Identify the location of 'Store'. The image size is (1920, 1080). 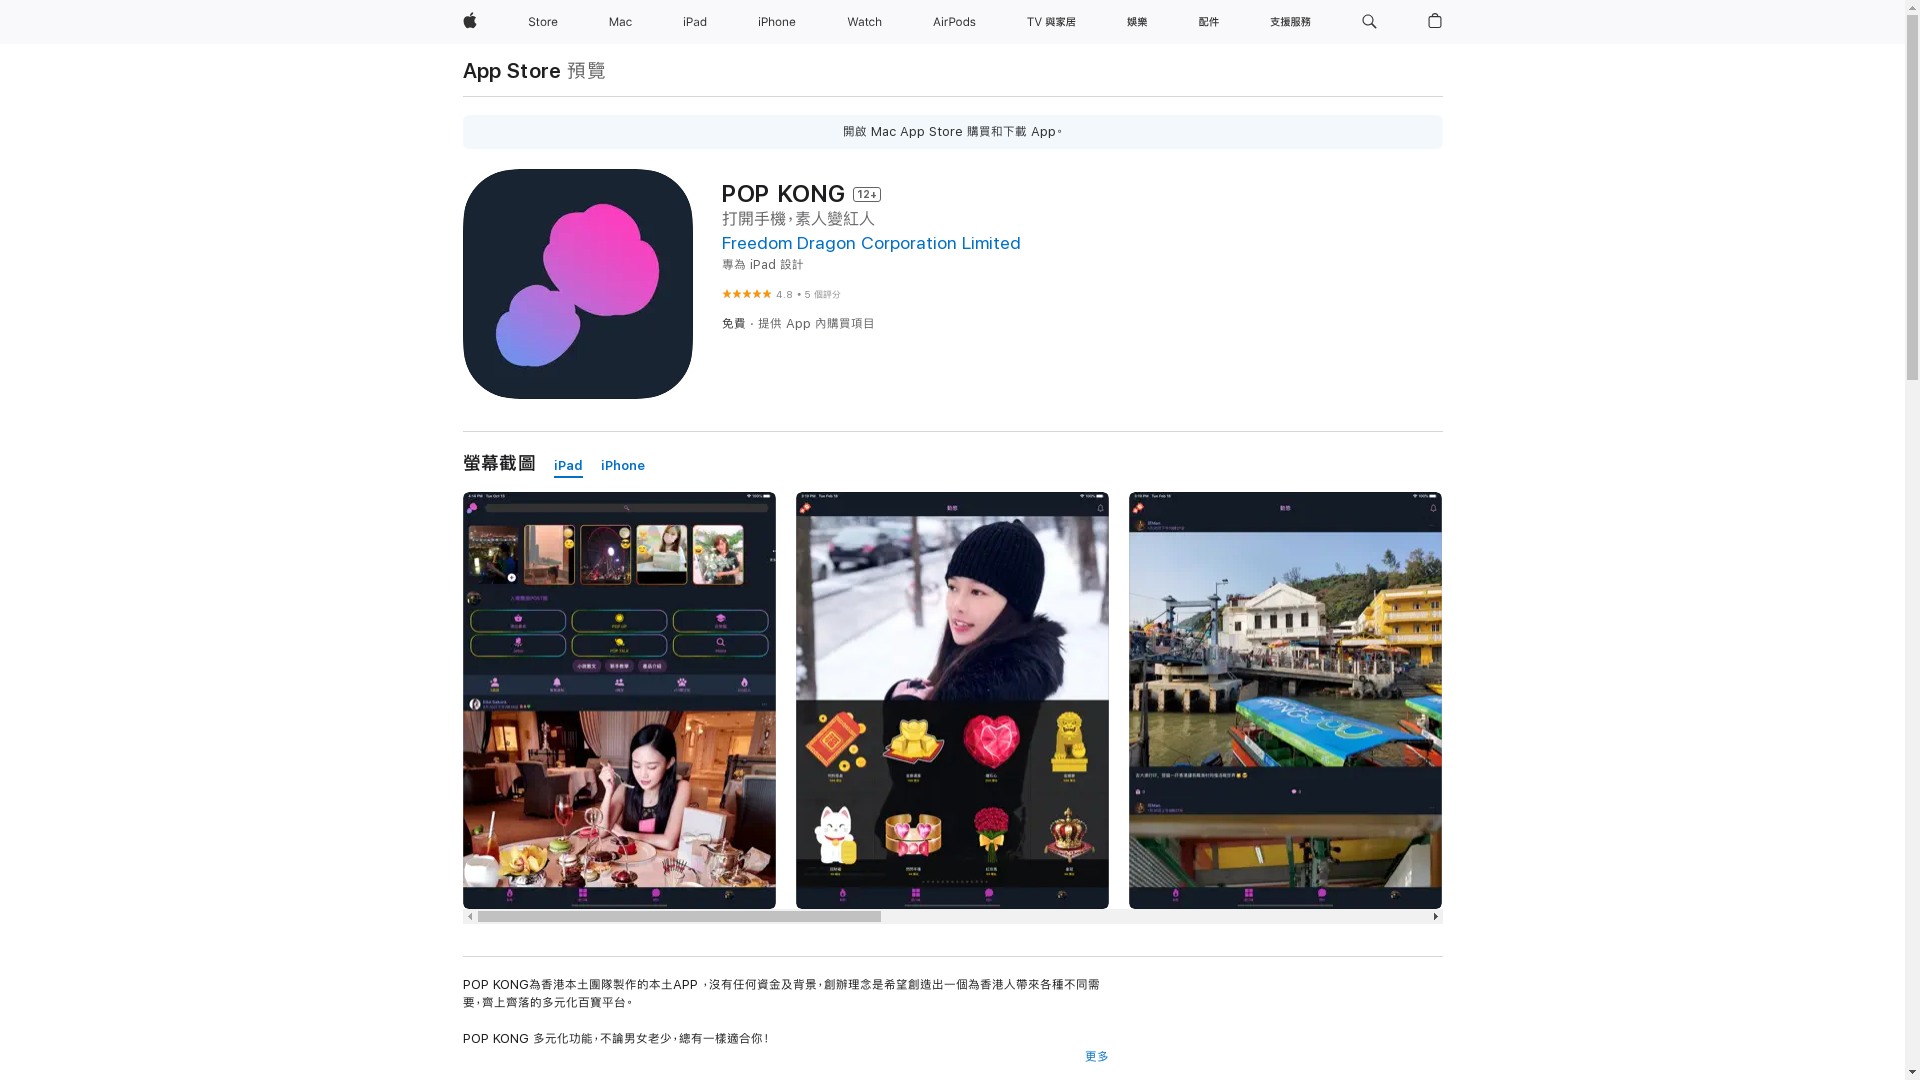
(519, 22).